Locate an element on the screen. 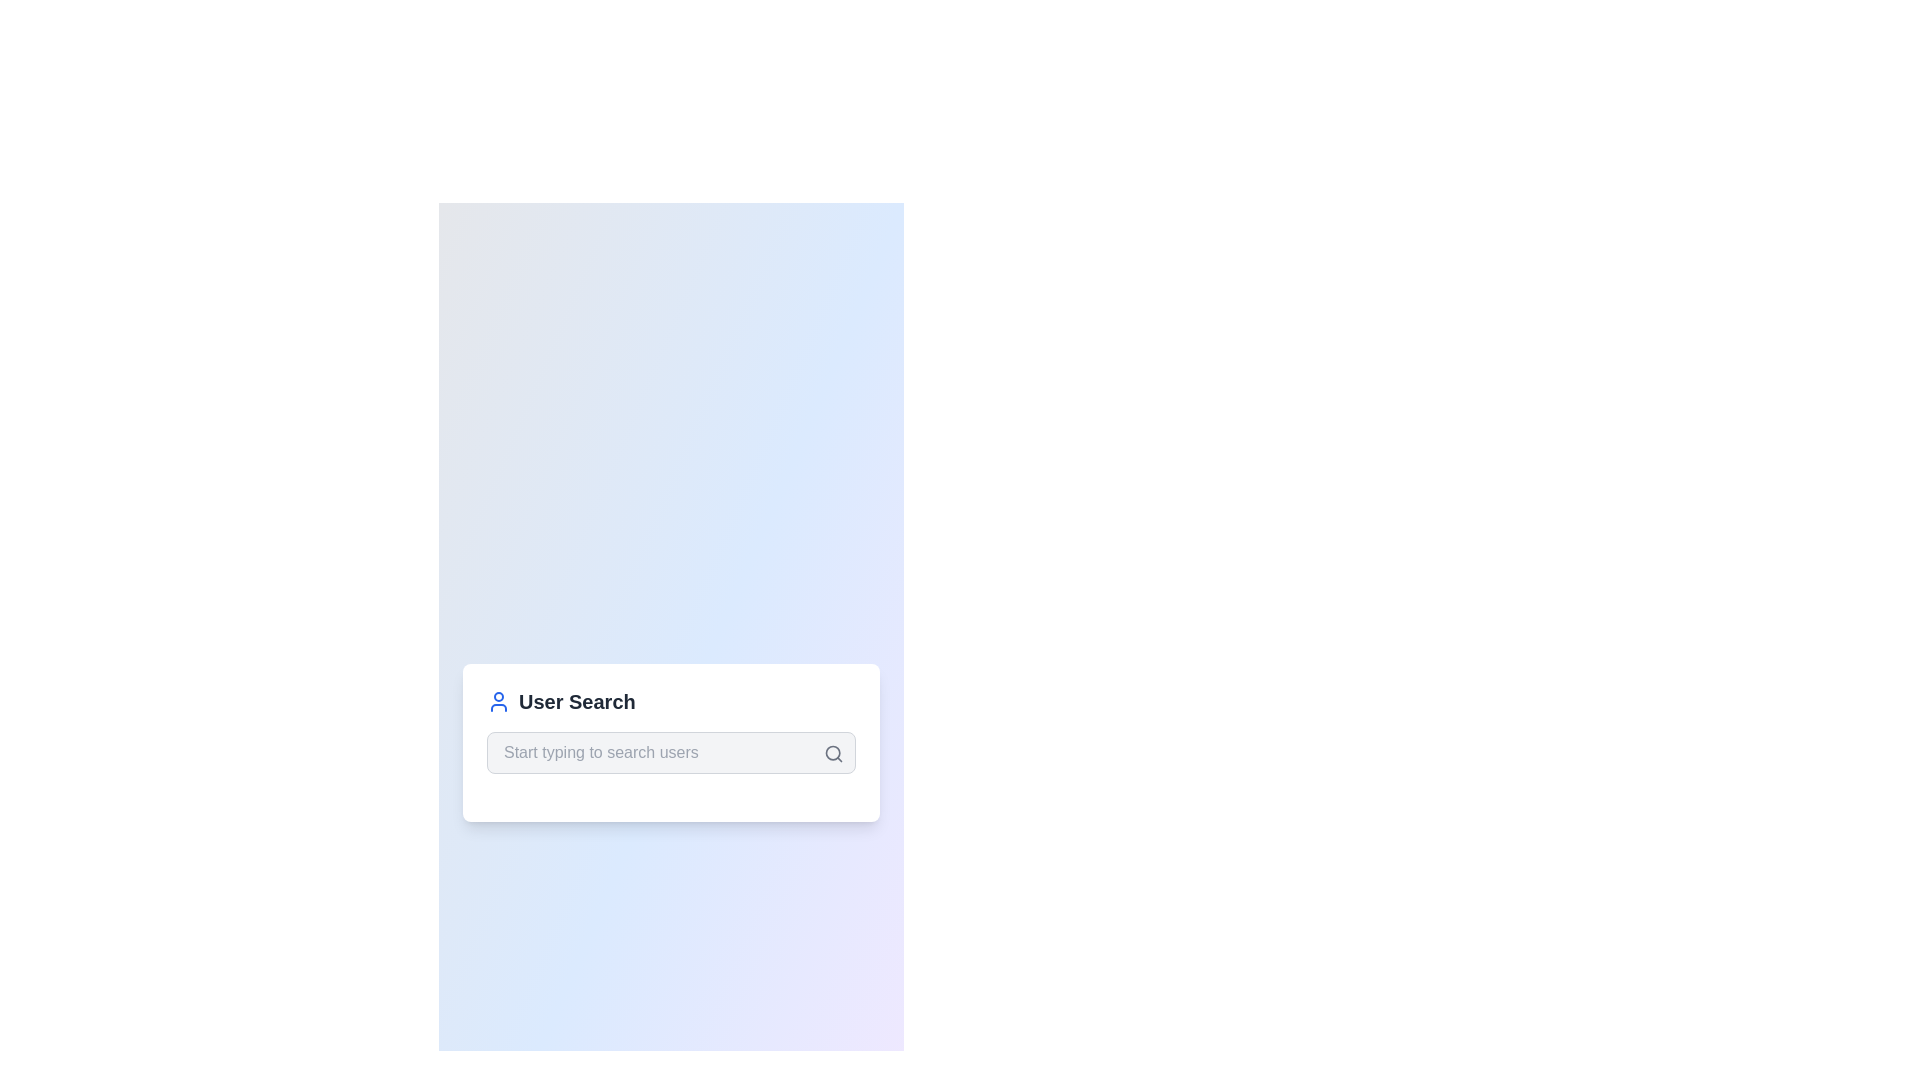  the search icon button, which is a gray magnifying glass located at the top-right corner of the input field, to initiate a search is located at coordinates (834, 753).